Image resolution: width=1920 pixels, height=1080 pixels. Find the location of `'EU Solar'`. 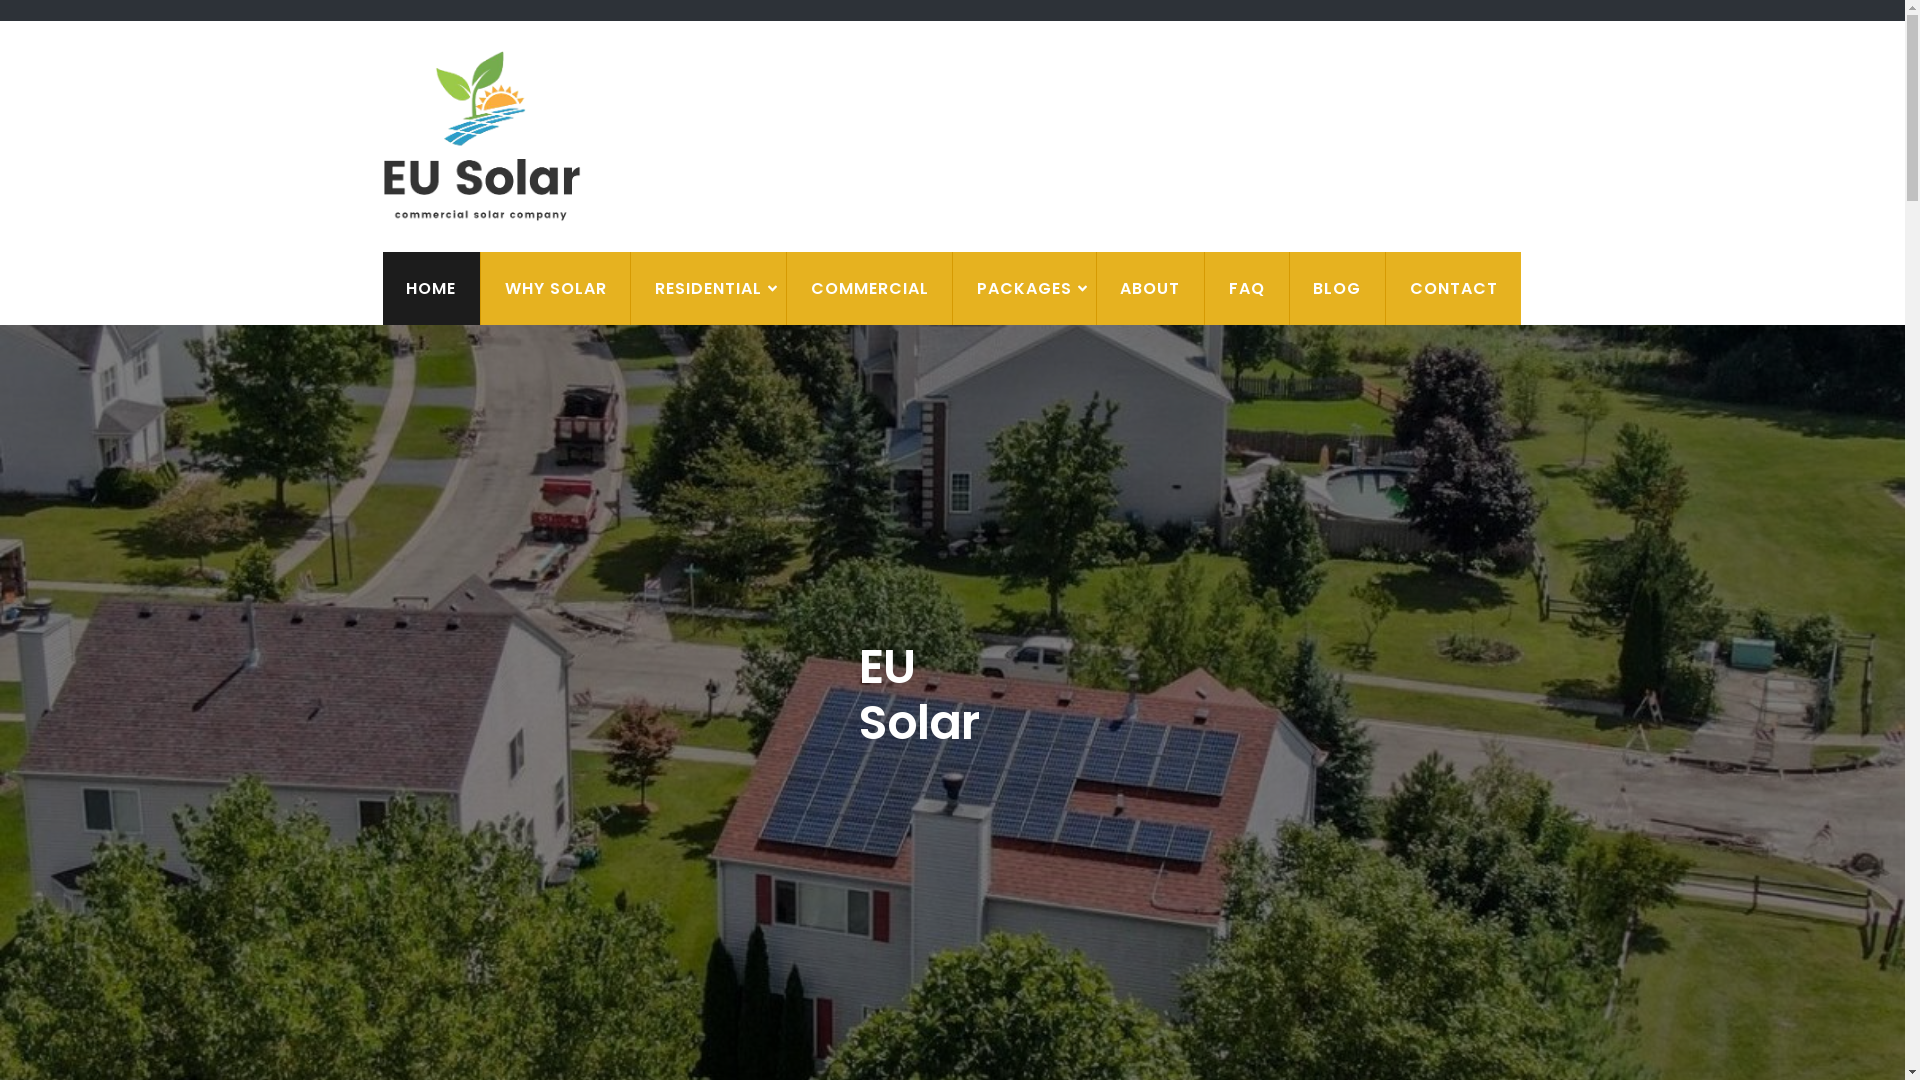

'EU Solar' is located at coordinates (908, 157).